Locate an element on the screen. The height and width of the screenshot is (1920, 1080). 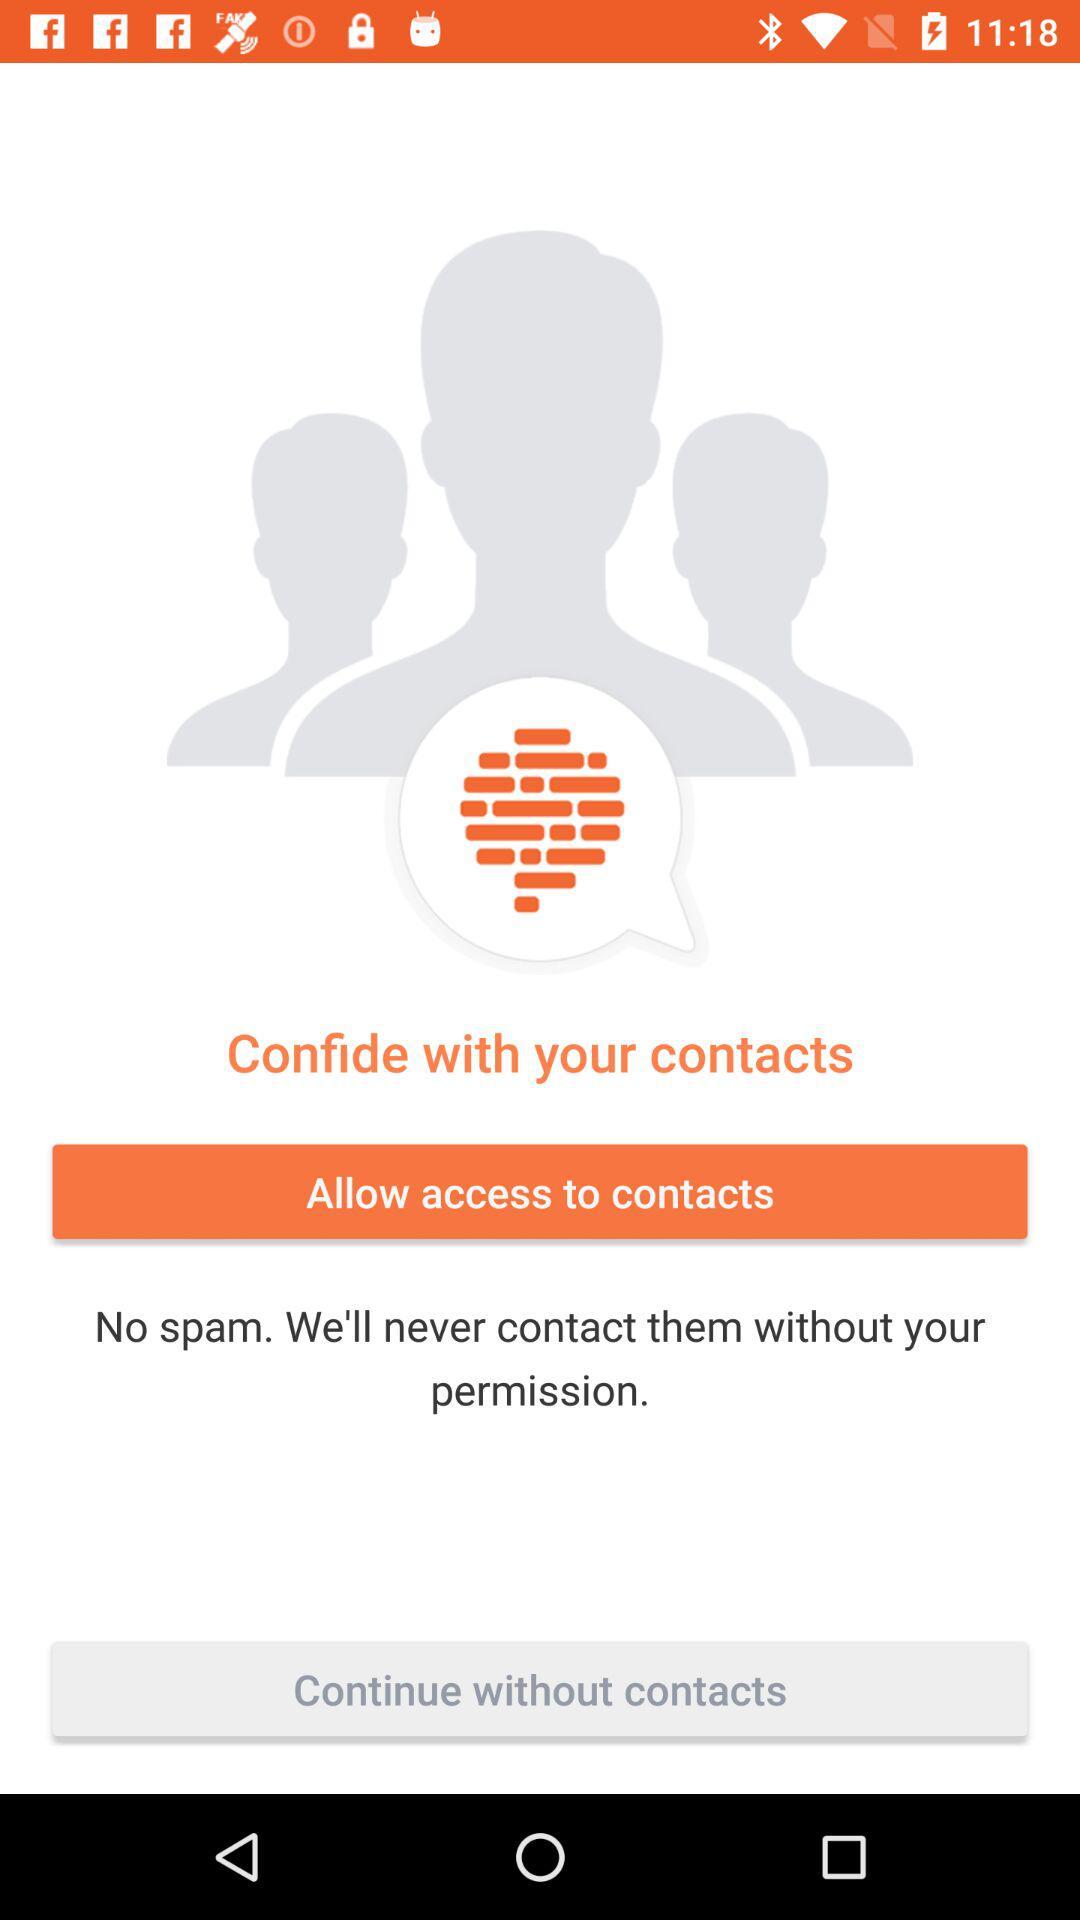
continue without contacts item is located at coordinates (540, 1688).